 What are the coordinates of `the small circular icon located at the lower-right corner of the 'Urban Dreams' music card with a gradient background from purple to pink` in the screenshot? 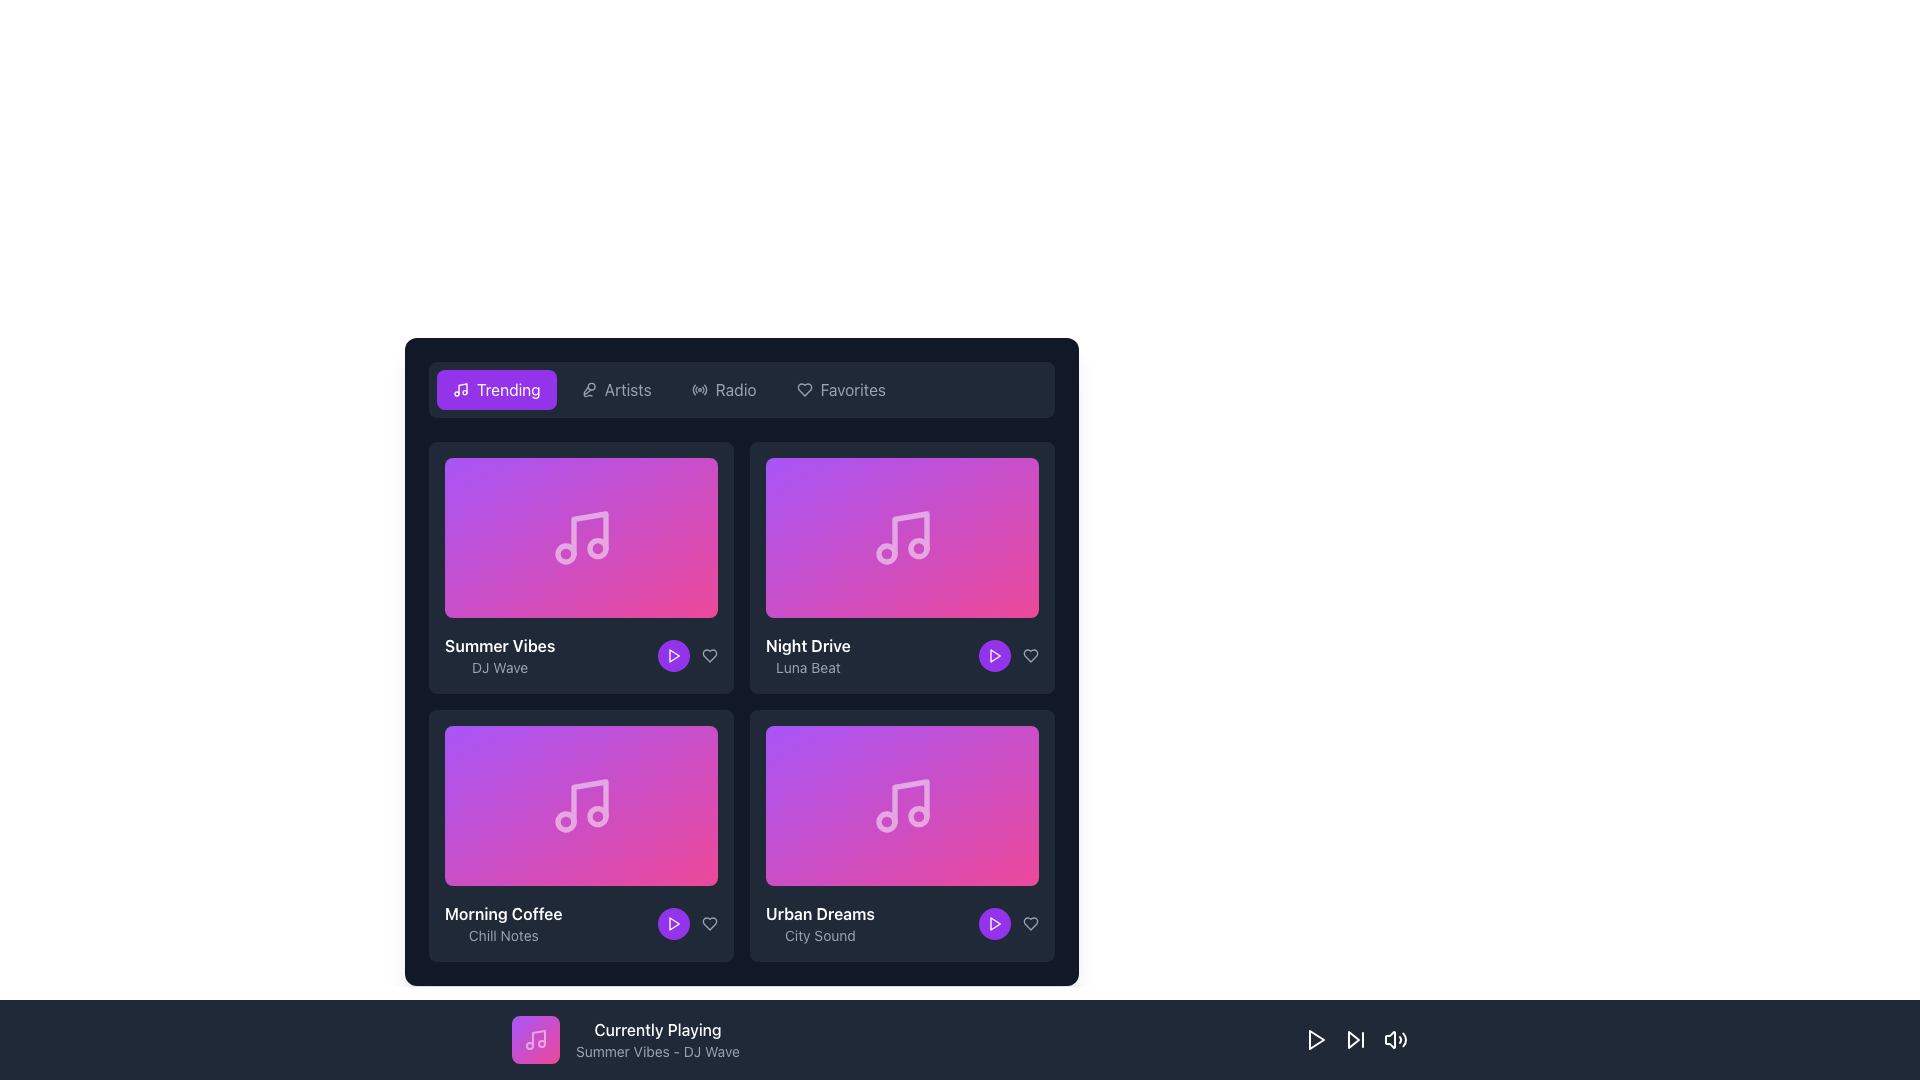 It's located at (917, 816).